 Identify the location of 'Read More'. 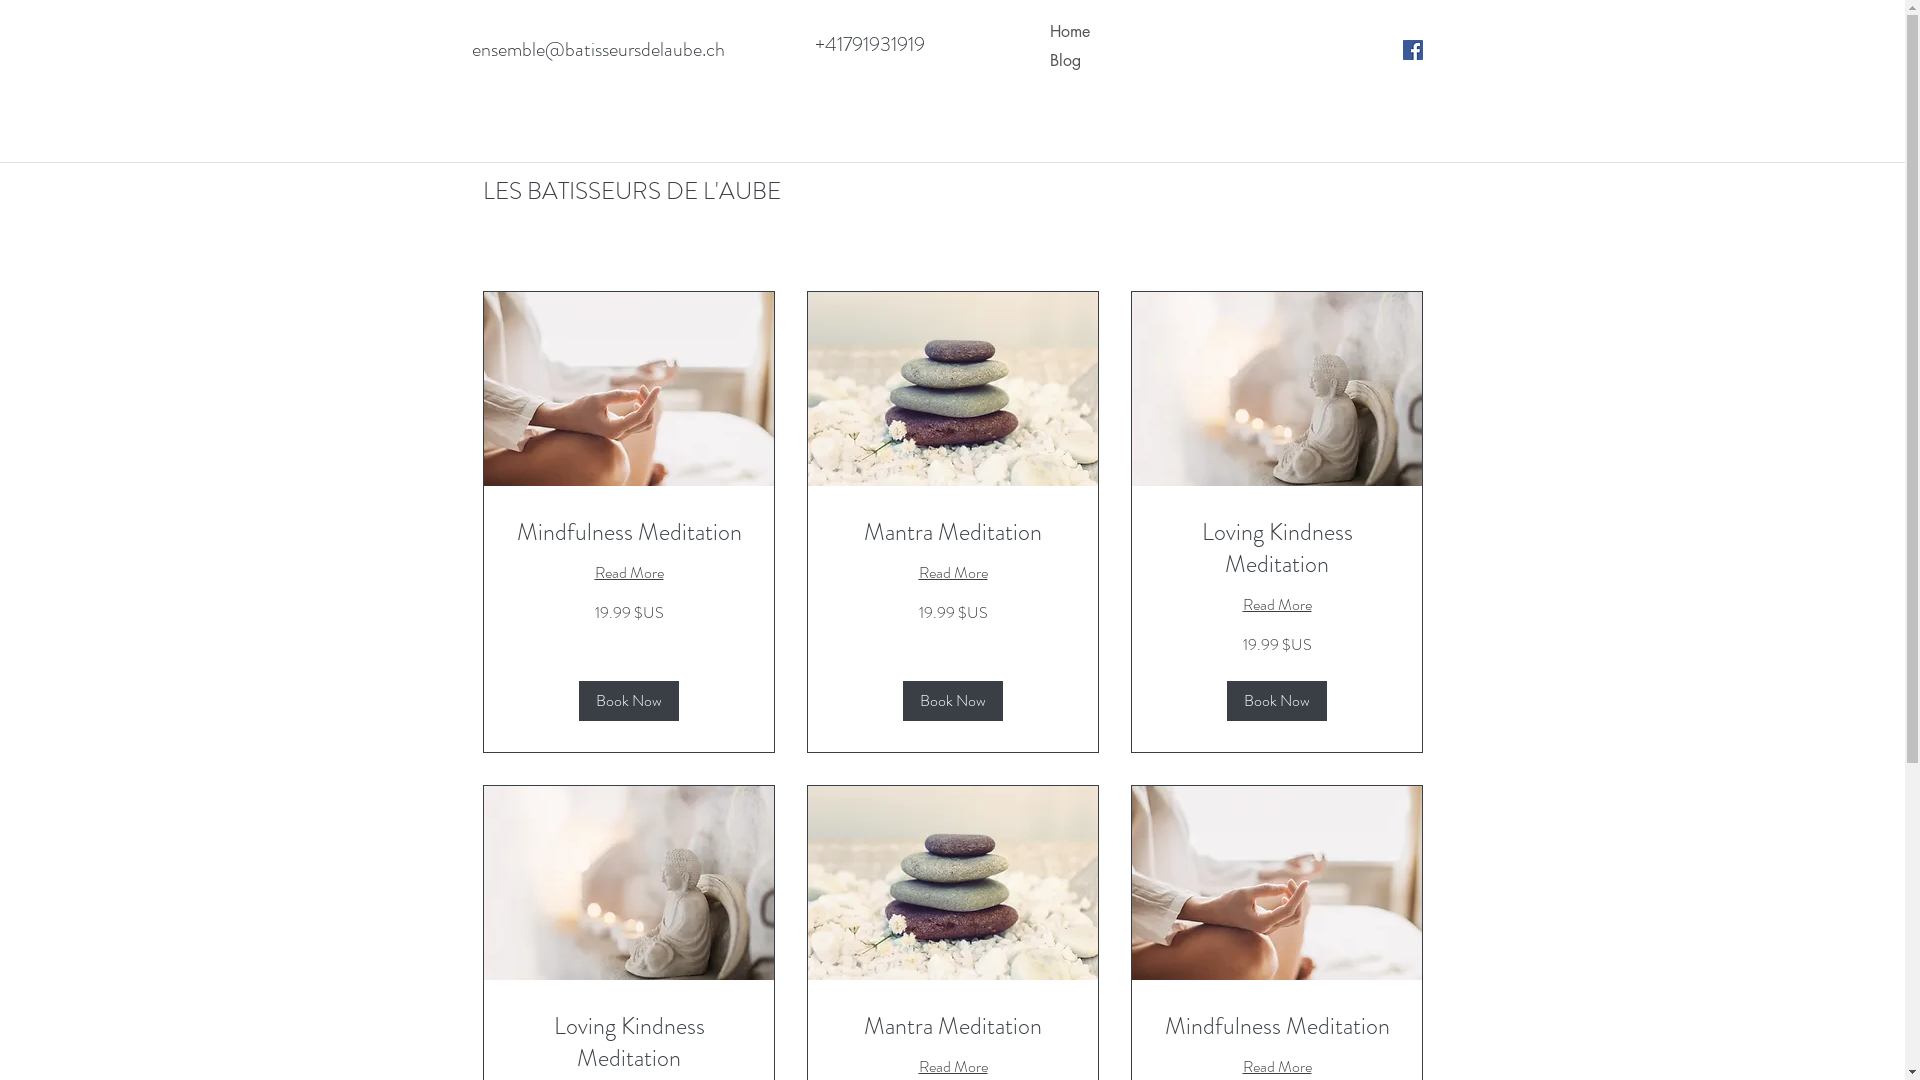
(1275, 1066).